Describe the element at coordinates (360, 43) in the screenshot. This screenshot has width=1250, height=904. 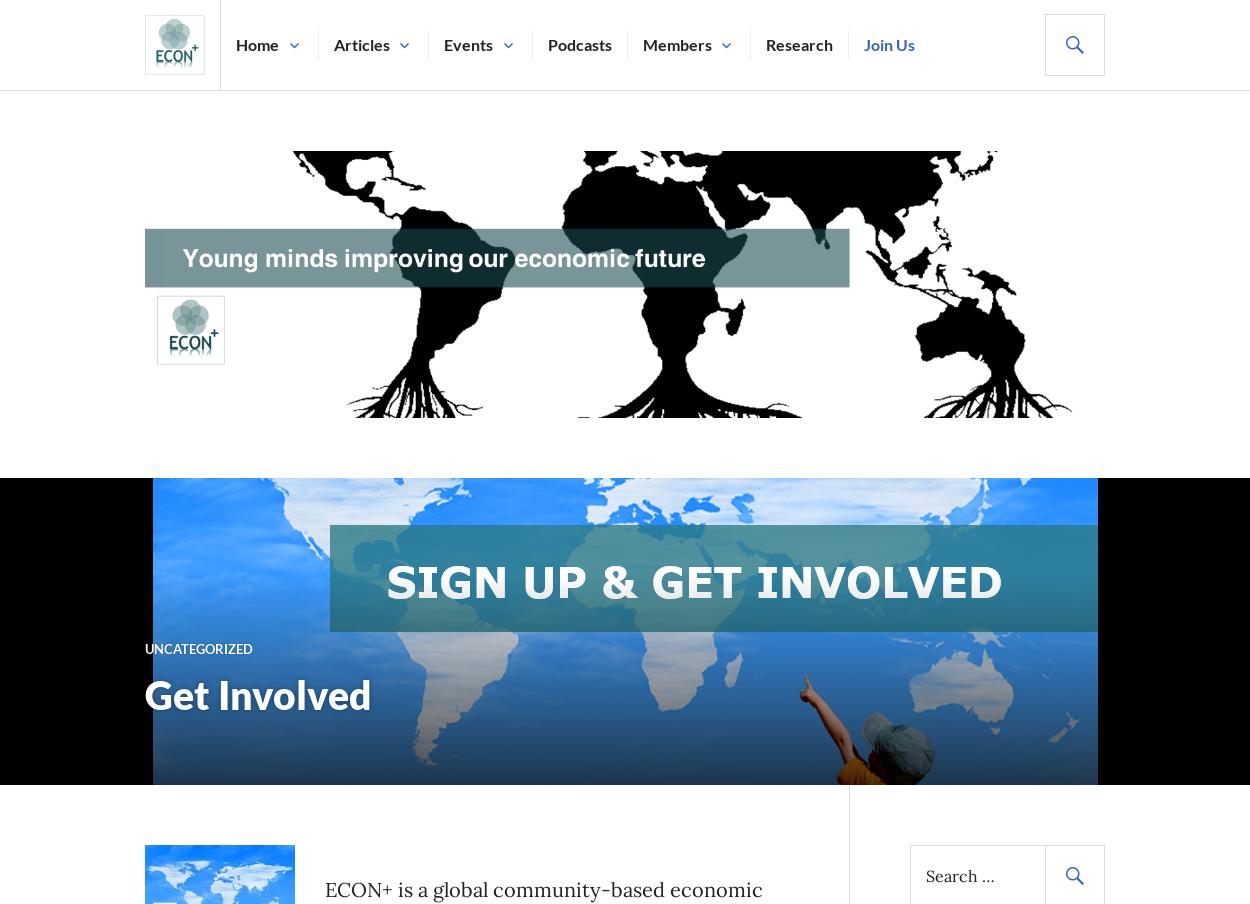
I see `'Articles'` at that location.